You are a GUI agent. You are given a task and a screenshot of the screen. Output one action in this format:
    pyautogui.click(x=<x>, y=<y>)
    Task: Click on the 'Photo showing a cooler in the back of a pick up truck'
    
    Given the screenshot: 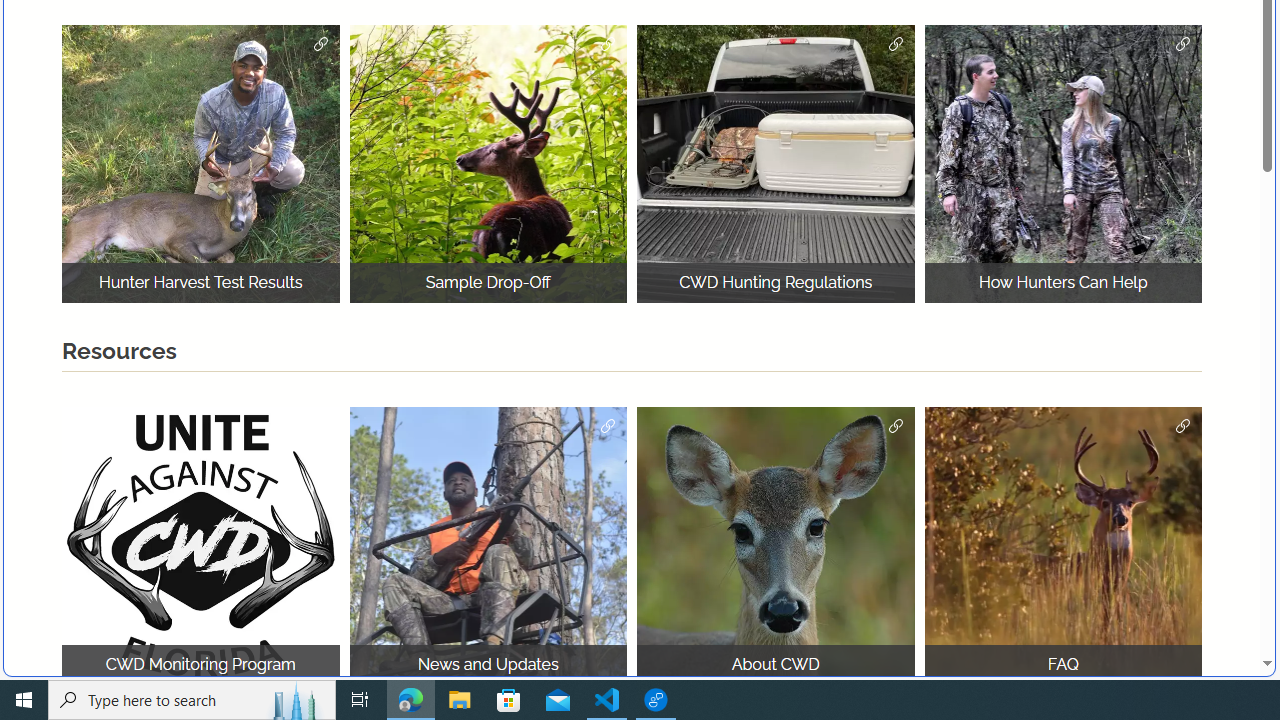 What is the action you would take?
    pyautogui.click(x=775, y=163)
    